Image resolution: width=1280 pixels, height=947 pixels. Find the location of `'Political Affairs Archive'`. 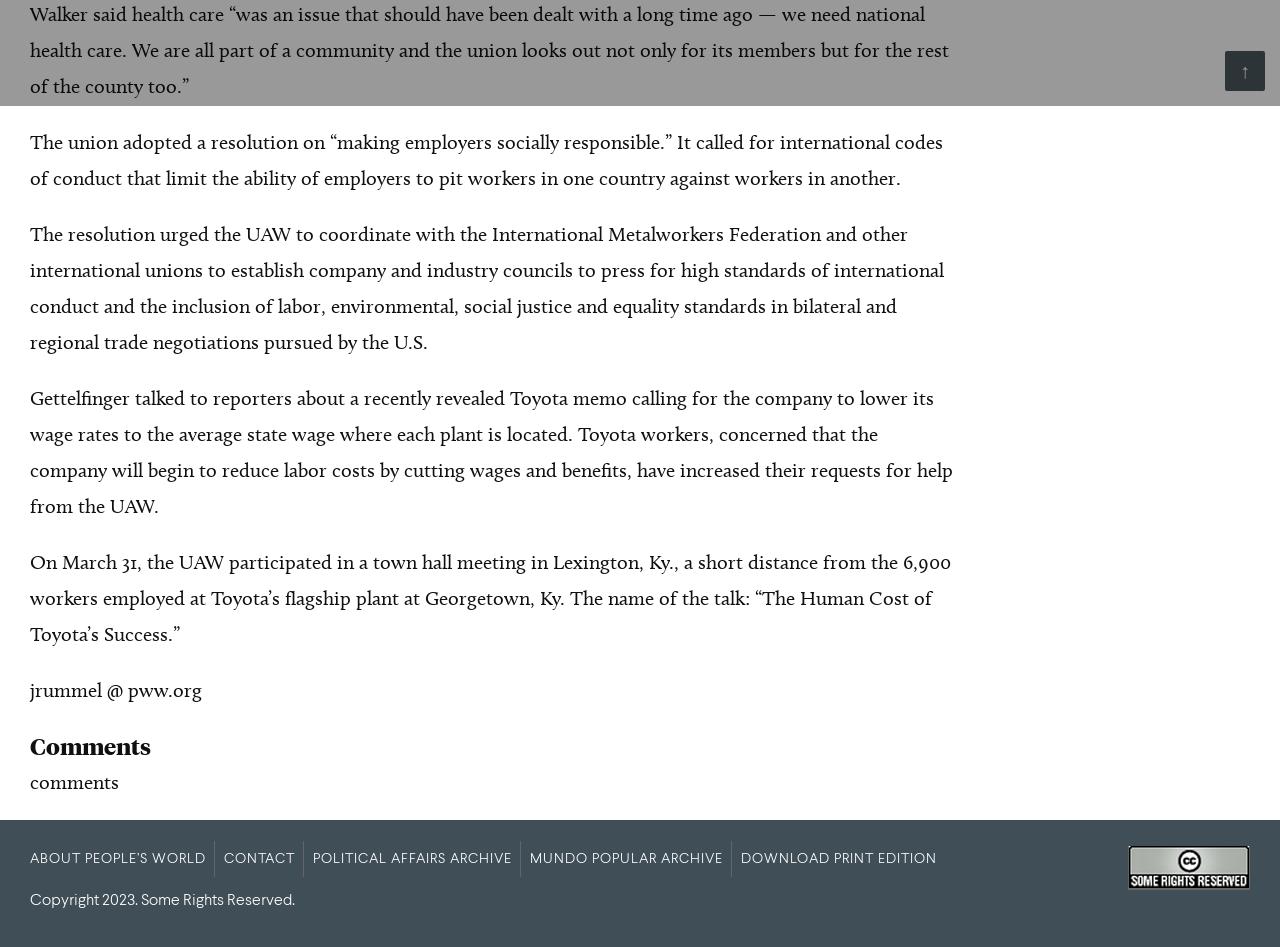

'Political Affairs Archive' is located at coordinates (311, 858).